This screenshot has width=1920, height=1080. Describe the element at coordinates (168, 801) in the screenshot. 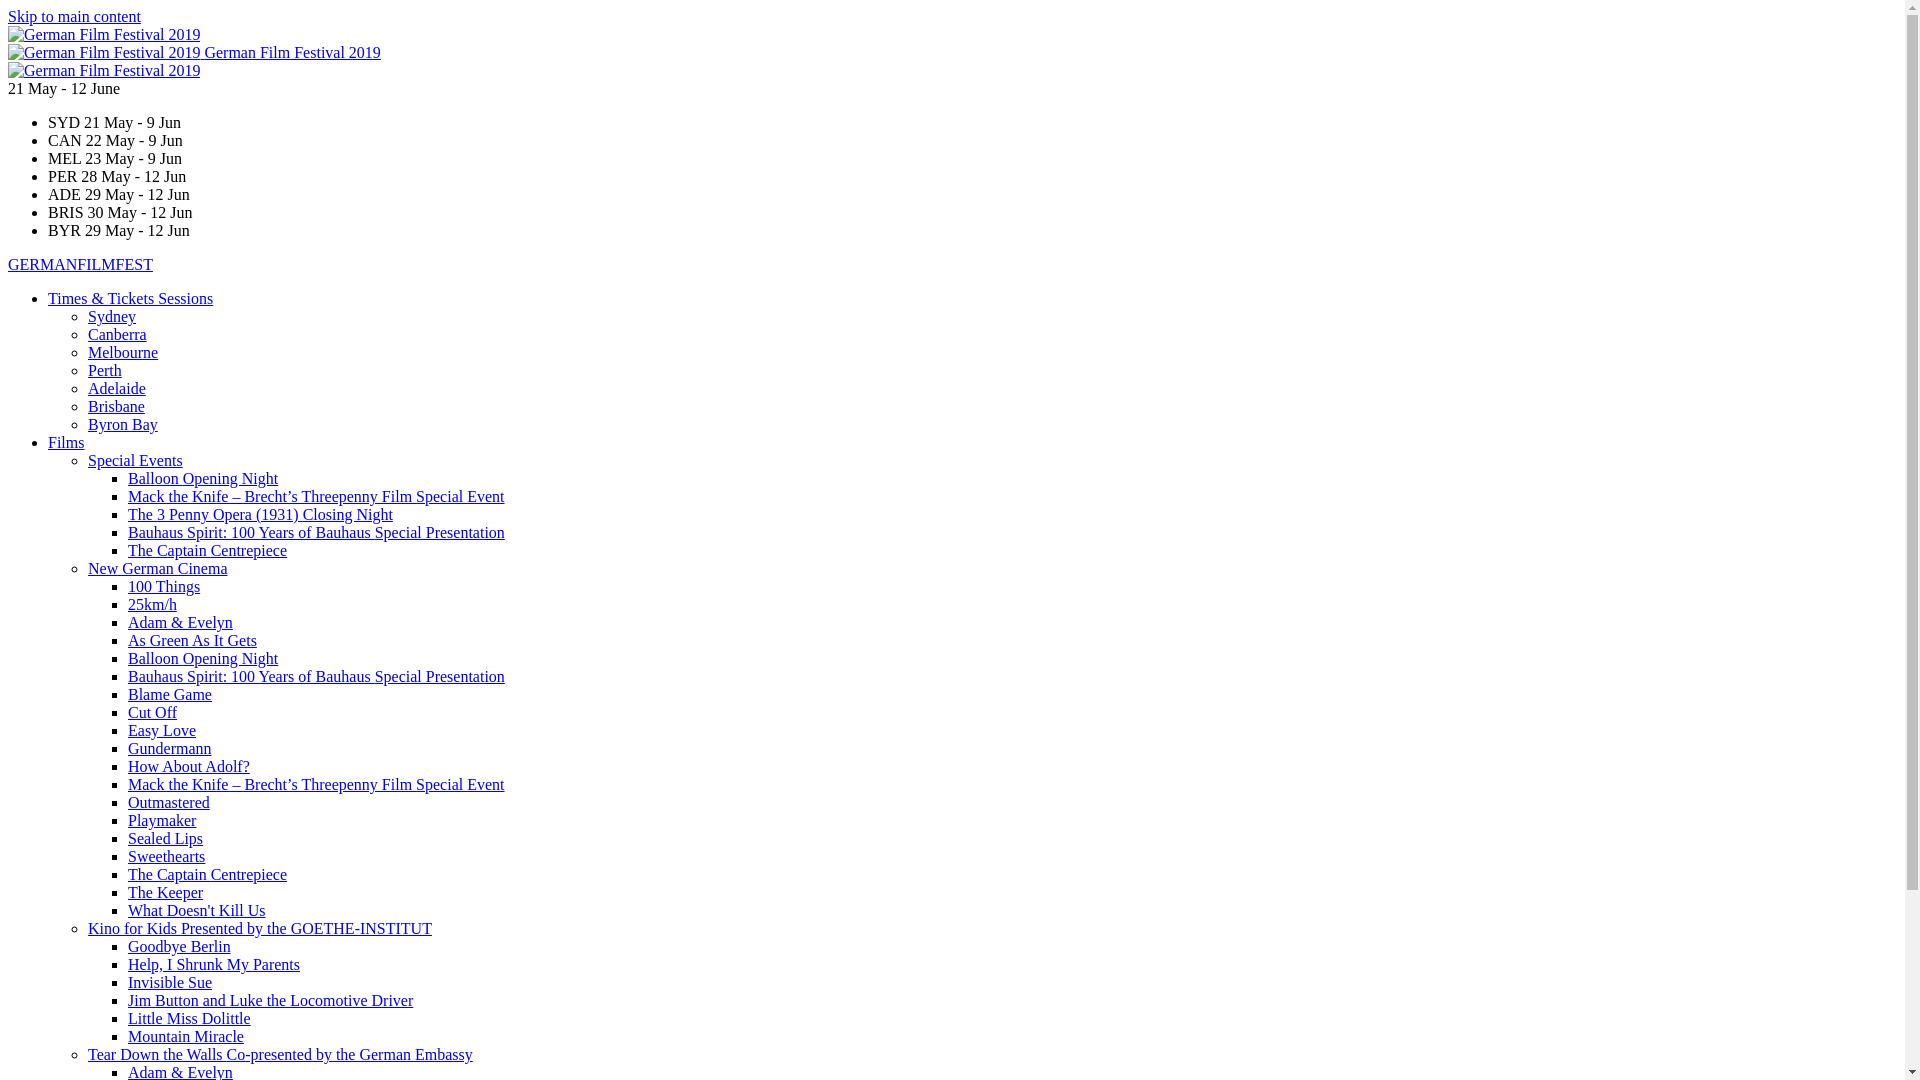

I see `'Outmastered'` at that location.